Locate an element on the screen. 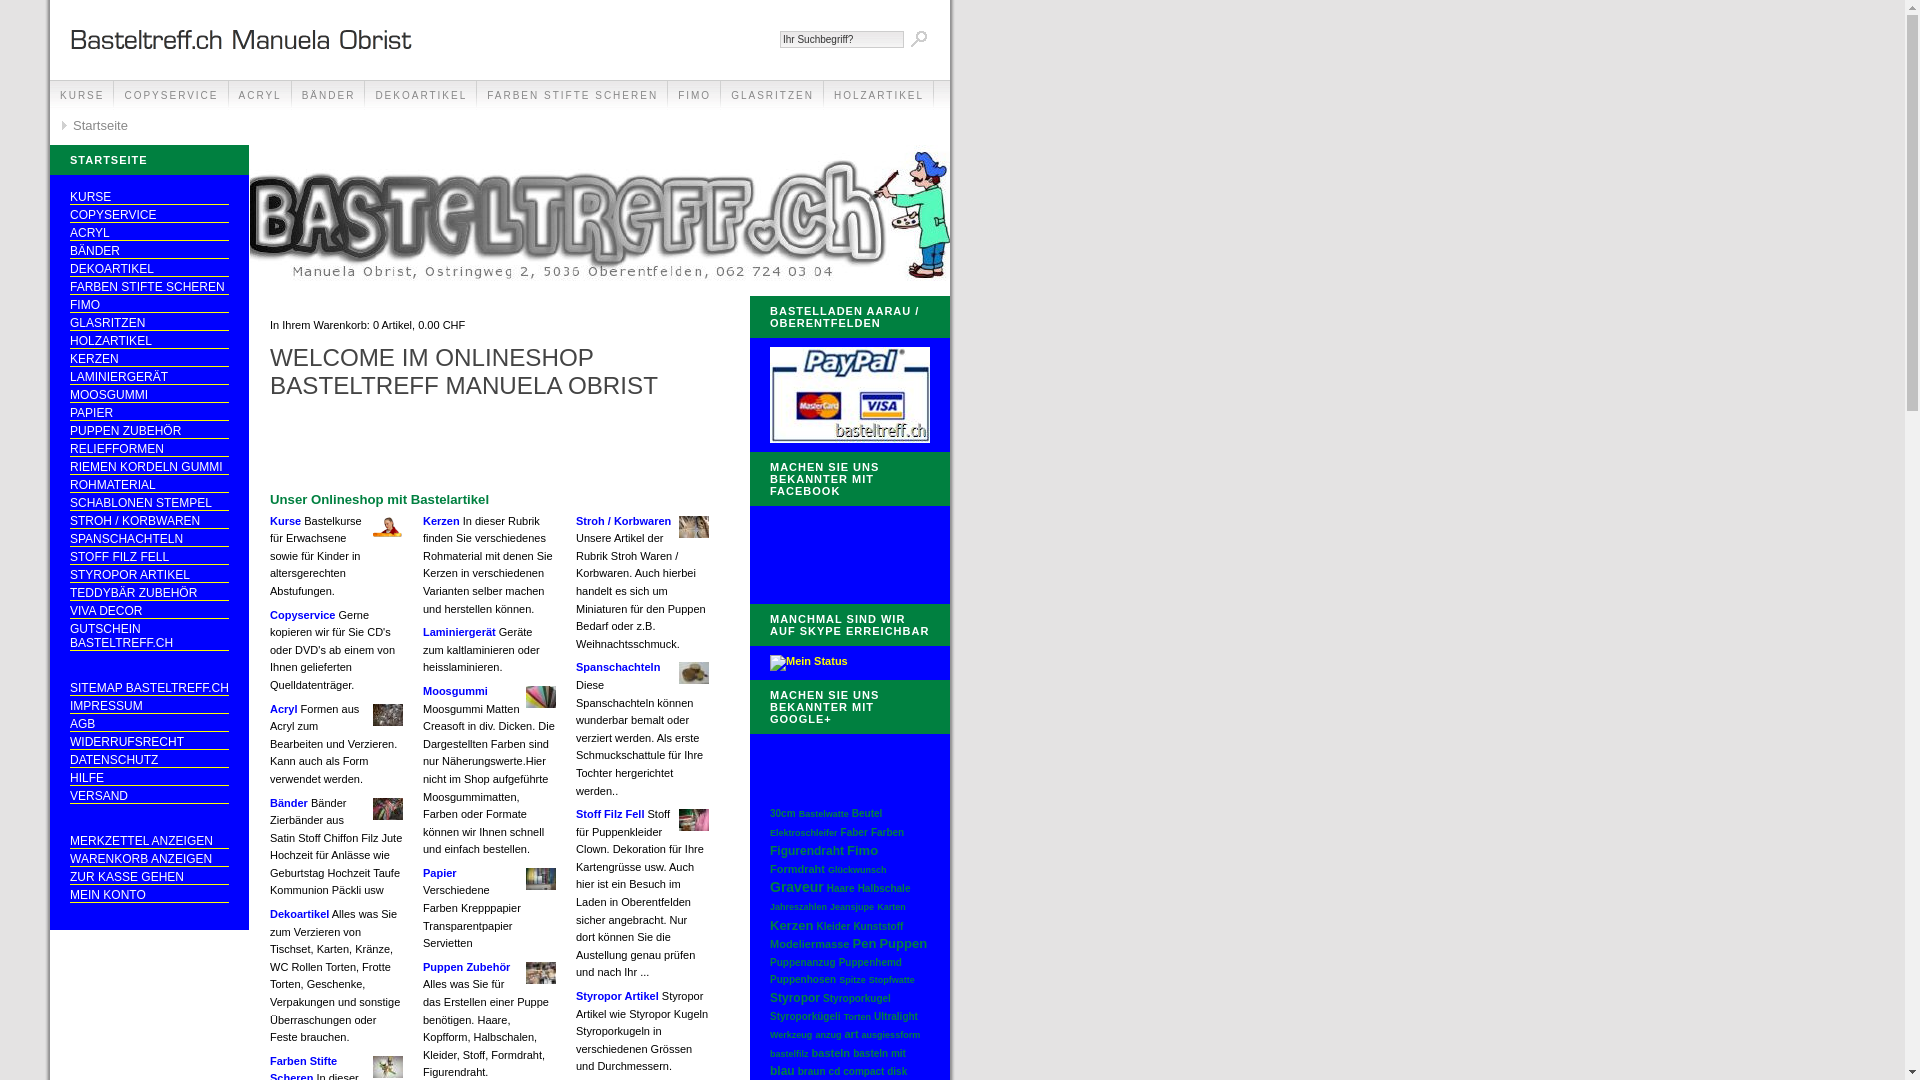  'WARENKORB ANZEIGEN' is located at coordinates (148, 858).